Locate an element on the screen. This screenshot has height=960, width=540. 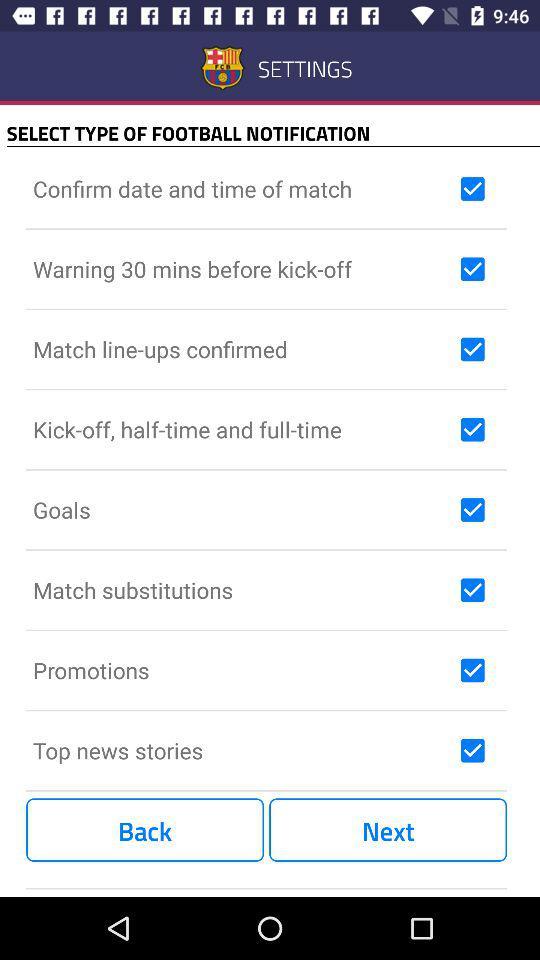
the top news stories is located at coordinates (242, 749).